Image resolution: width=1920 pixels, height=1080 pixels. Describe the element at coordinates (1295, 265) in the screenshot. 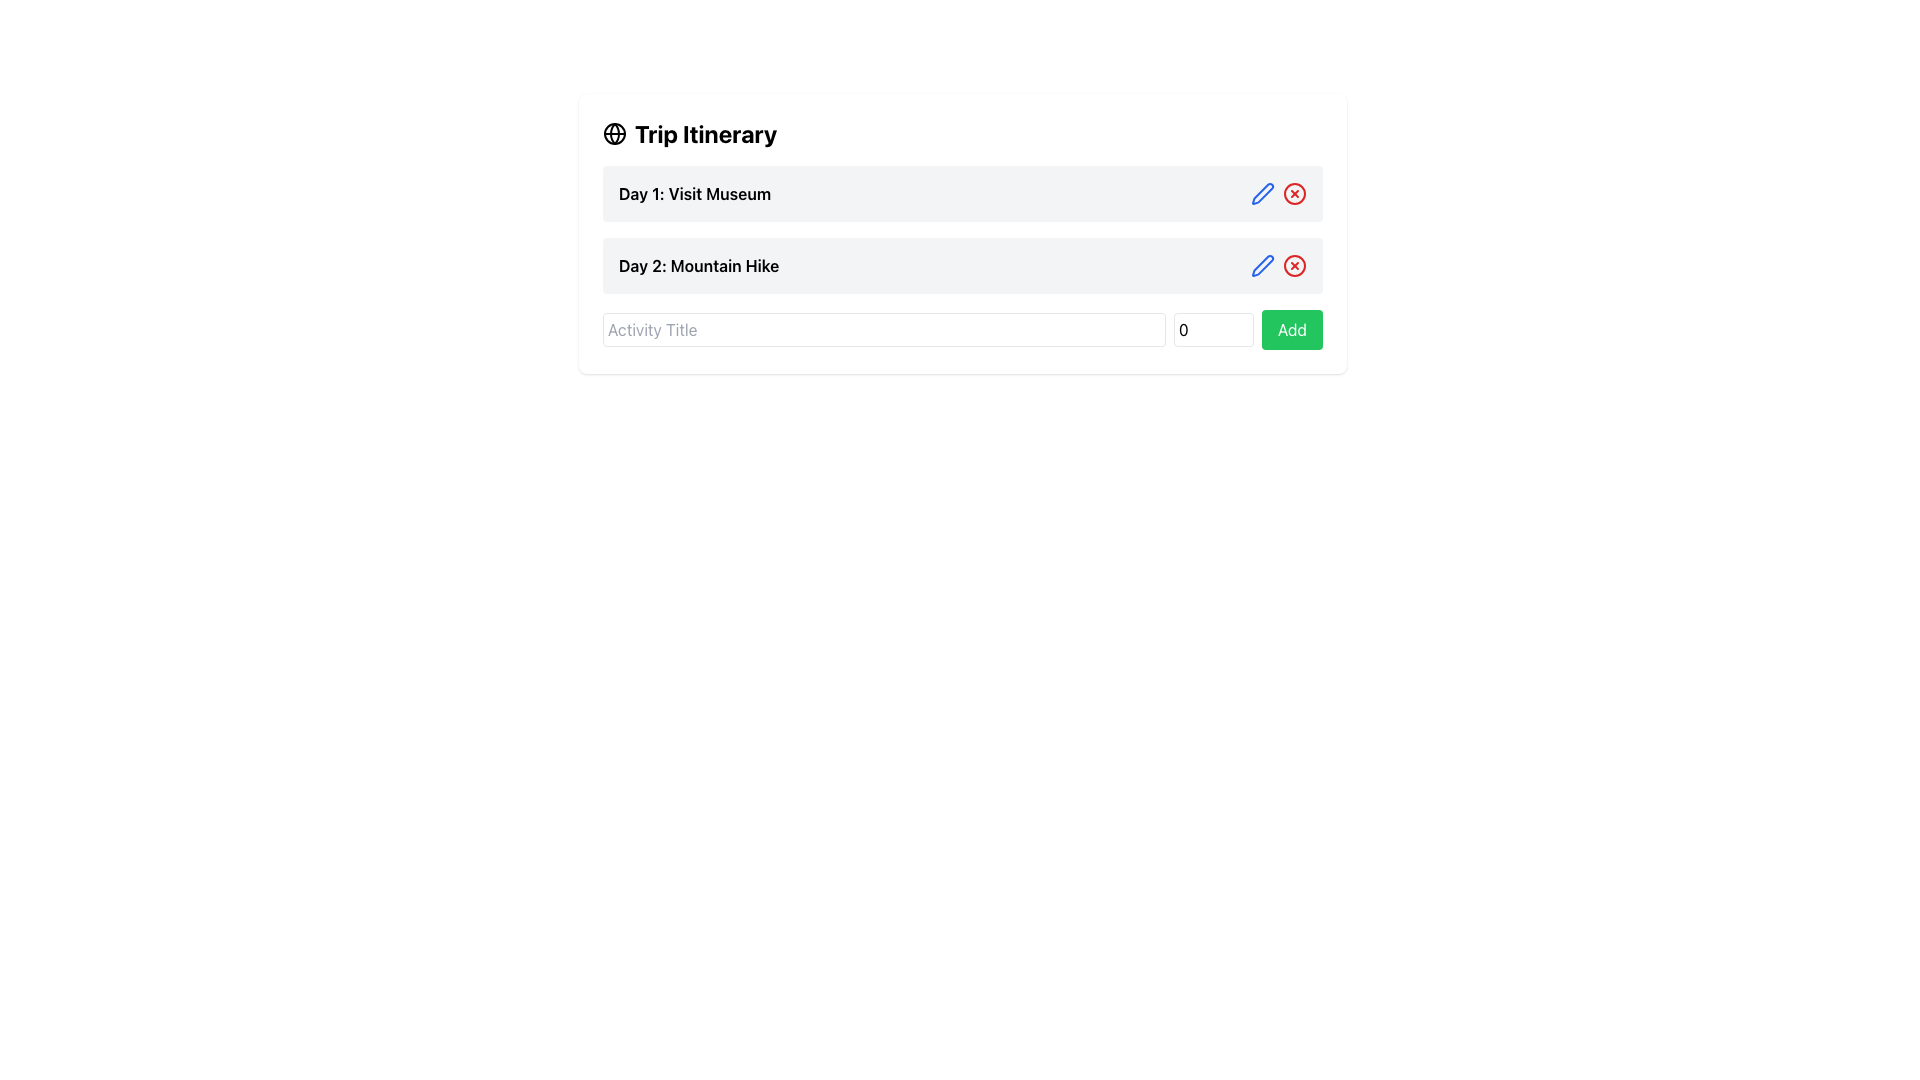

I see `the red circular icon with an 'X' symbol inside, which is the delete button for the entry titled 'Day 2: Mountain Hike'` at that location.